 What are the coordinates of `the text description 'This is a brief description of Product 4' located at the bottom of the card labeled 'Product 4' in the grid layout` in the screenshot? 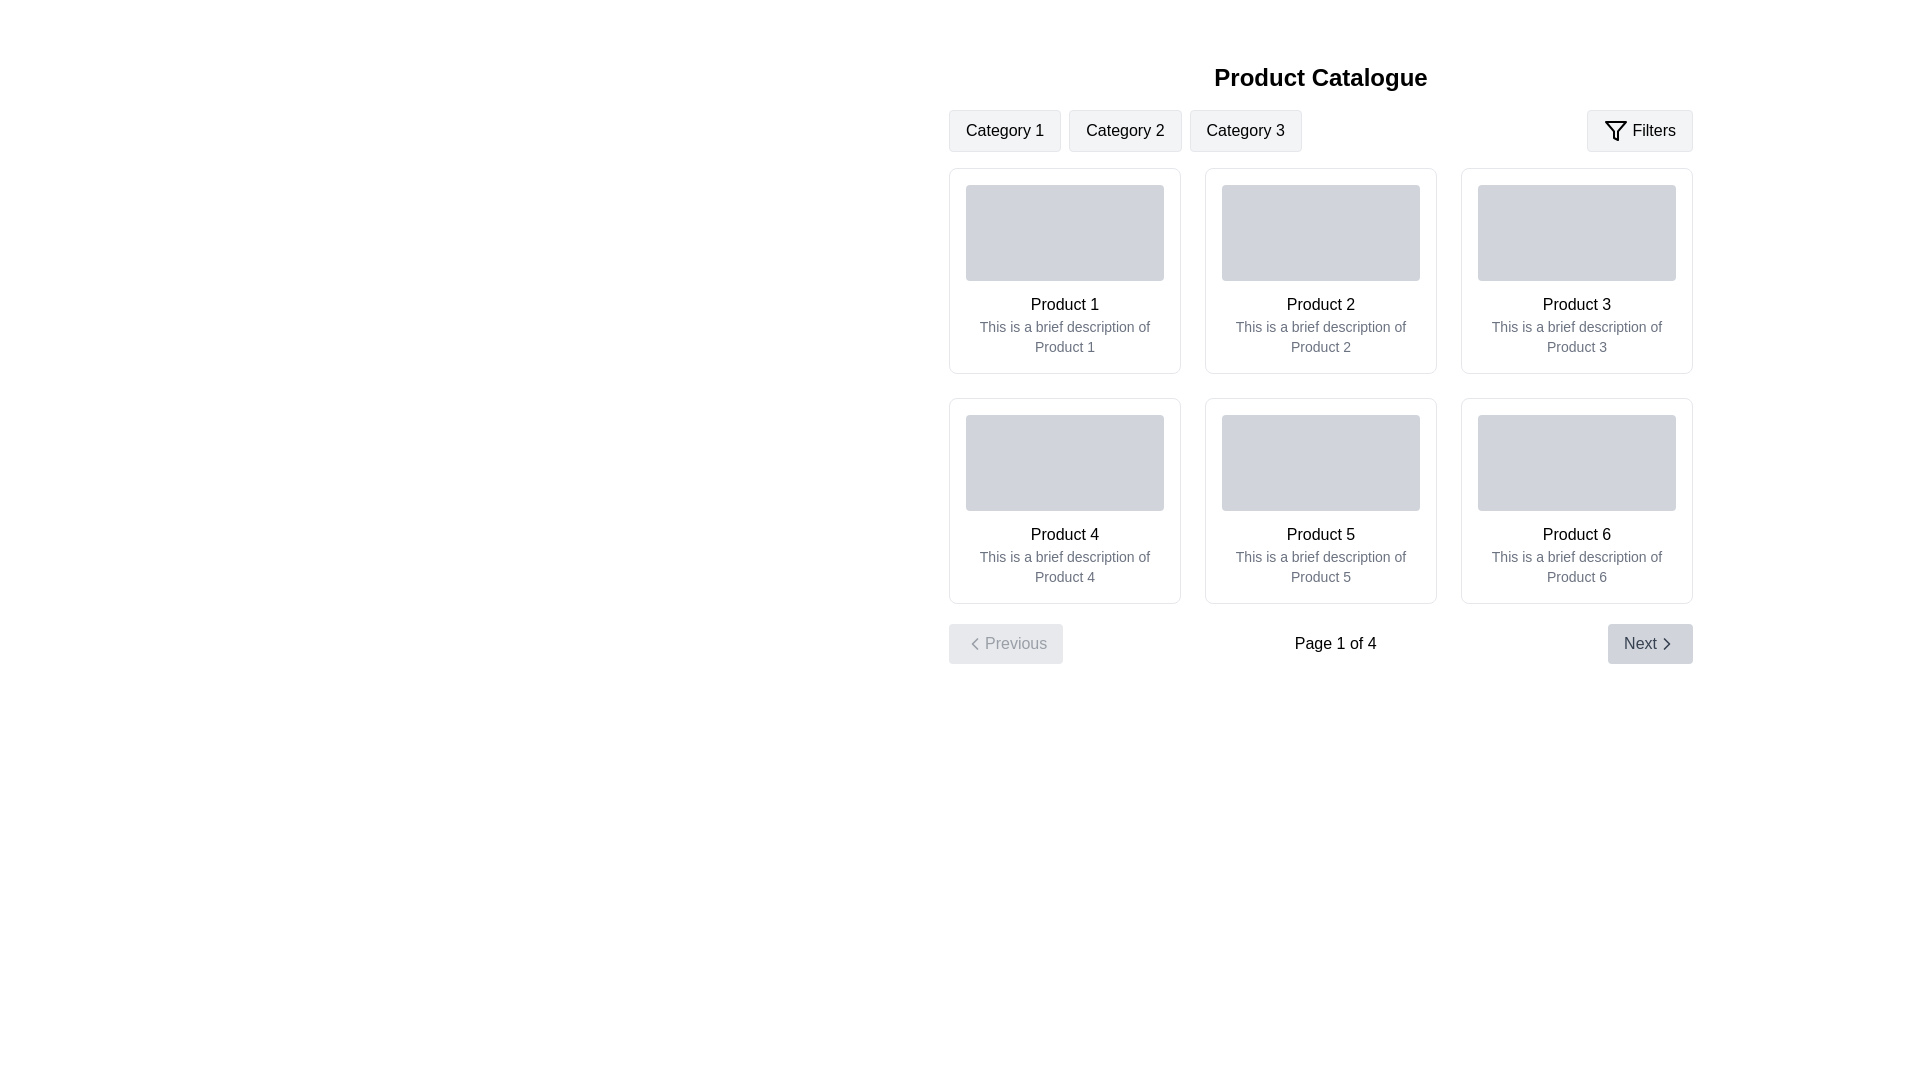 It's located at (1064, 567).